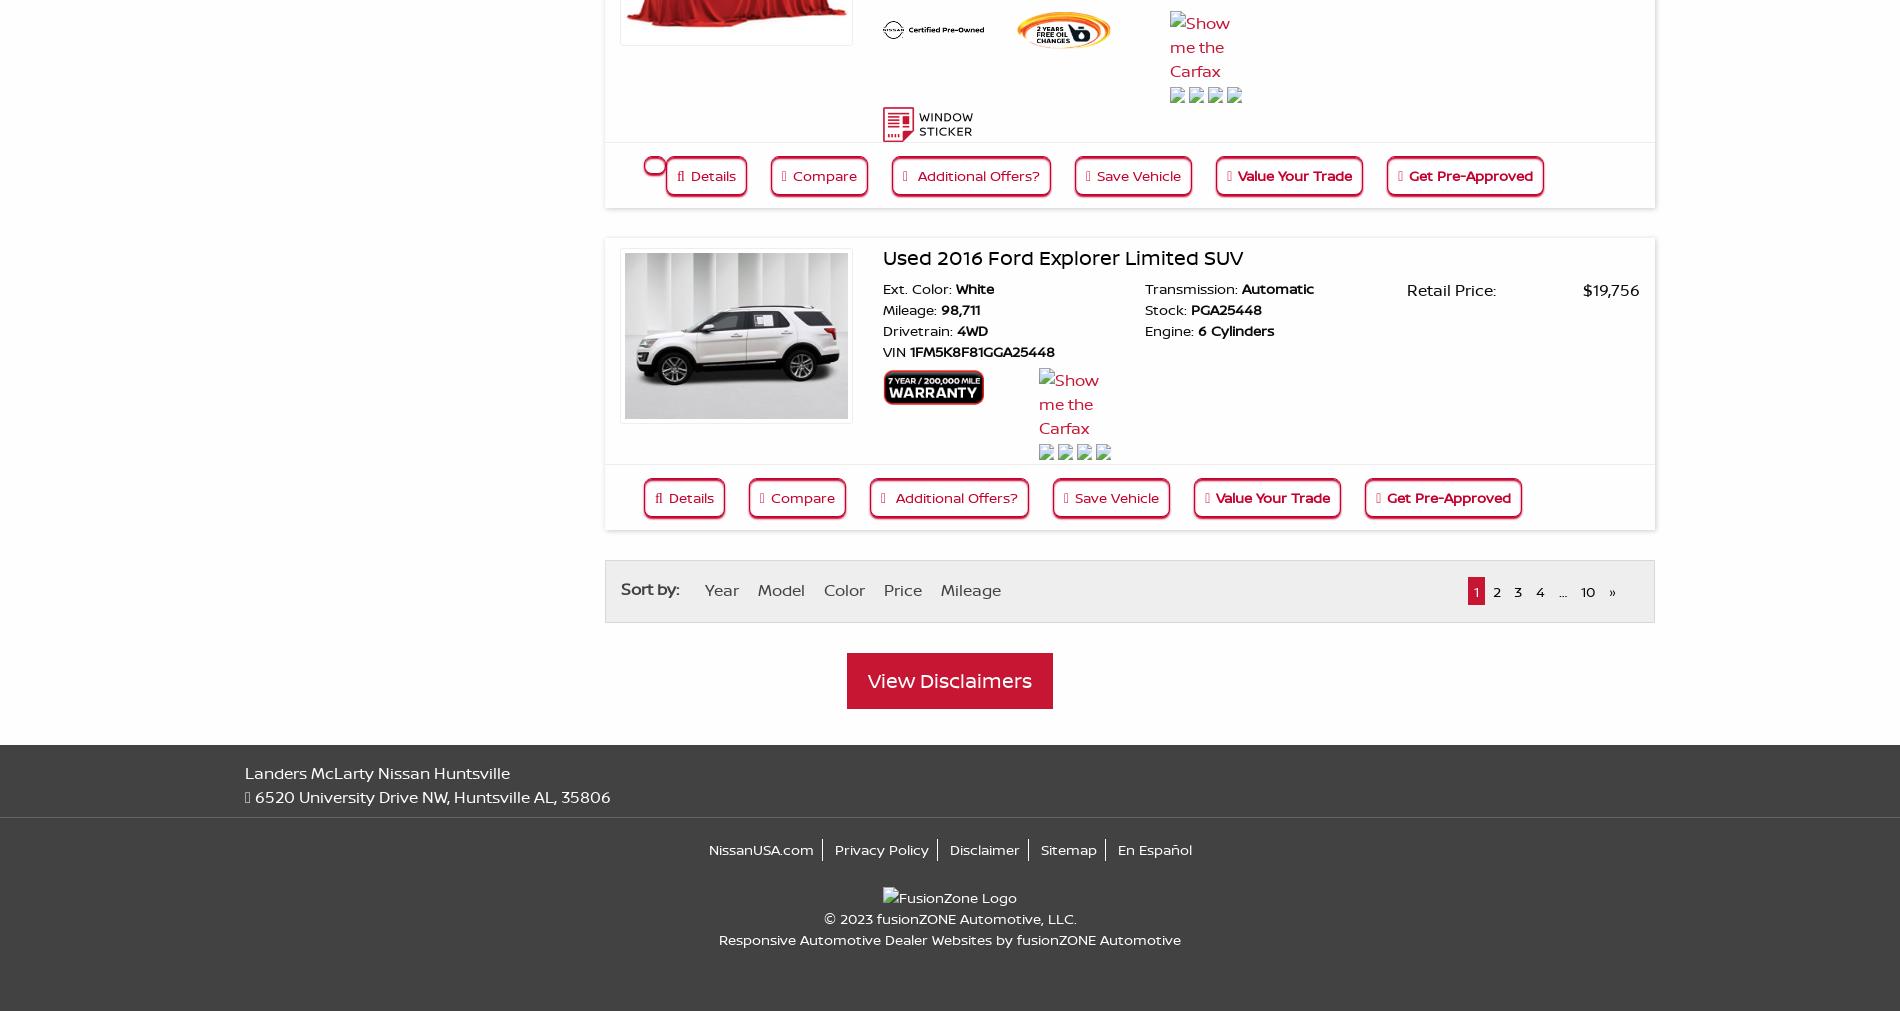 The width and height of the screenshot is (1900, 1011). Describe the element at coordinates (1517, 590) in the screenshot. I see `'3'` at that location.